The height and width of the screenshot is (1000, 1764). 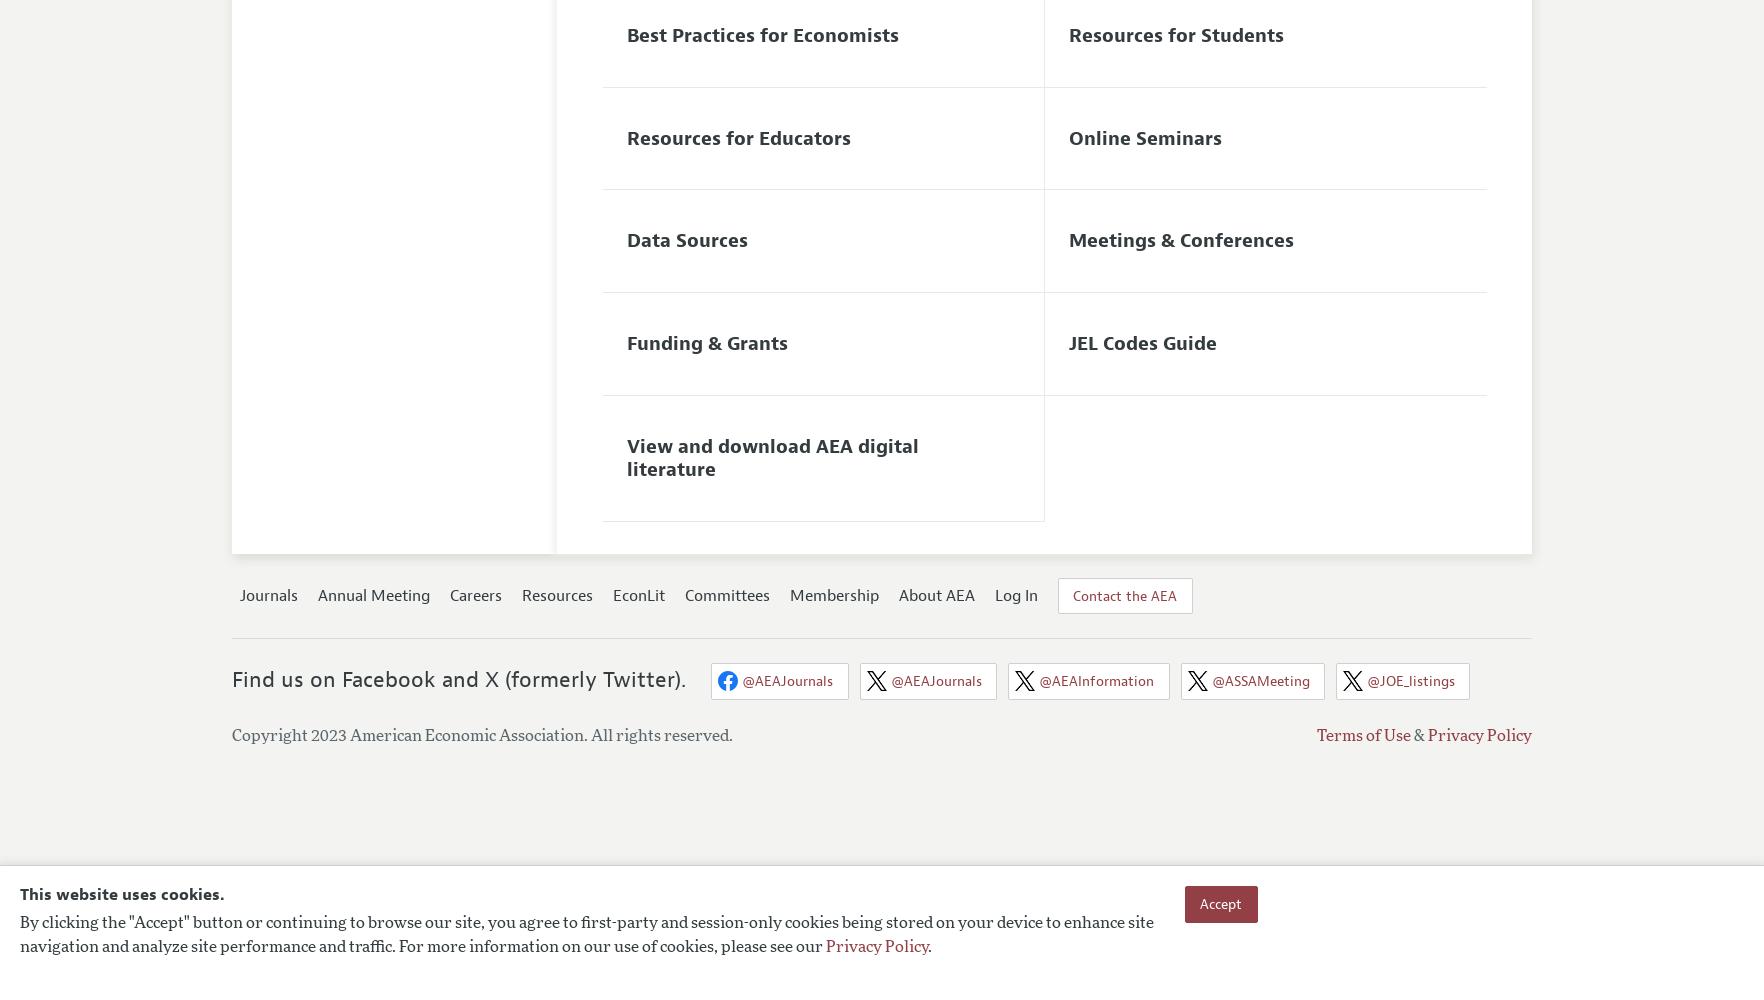 What do you see at coordinates (449, 594) in the screenshot?
I see `'Careers'` at bounding box center [449, 594].